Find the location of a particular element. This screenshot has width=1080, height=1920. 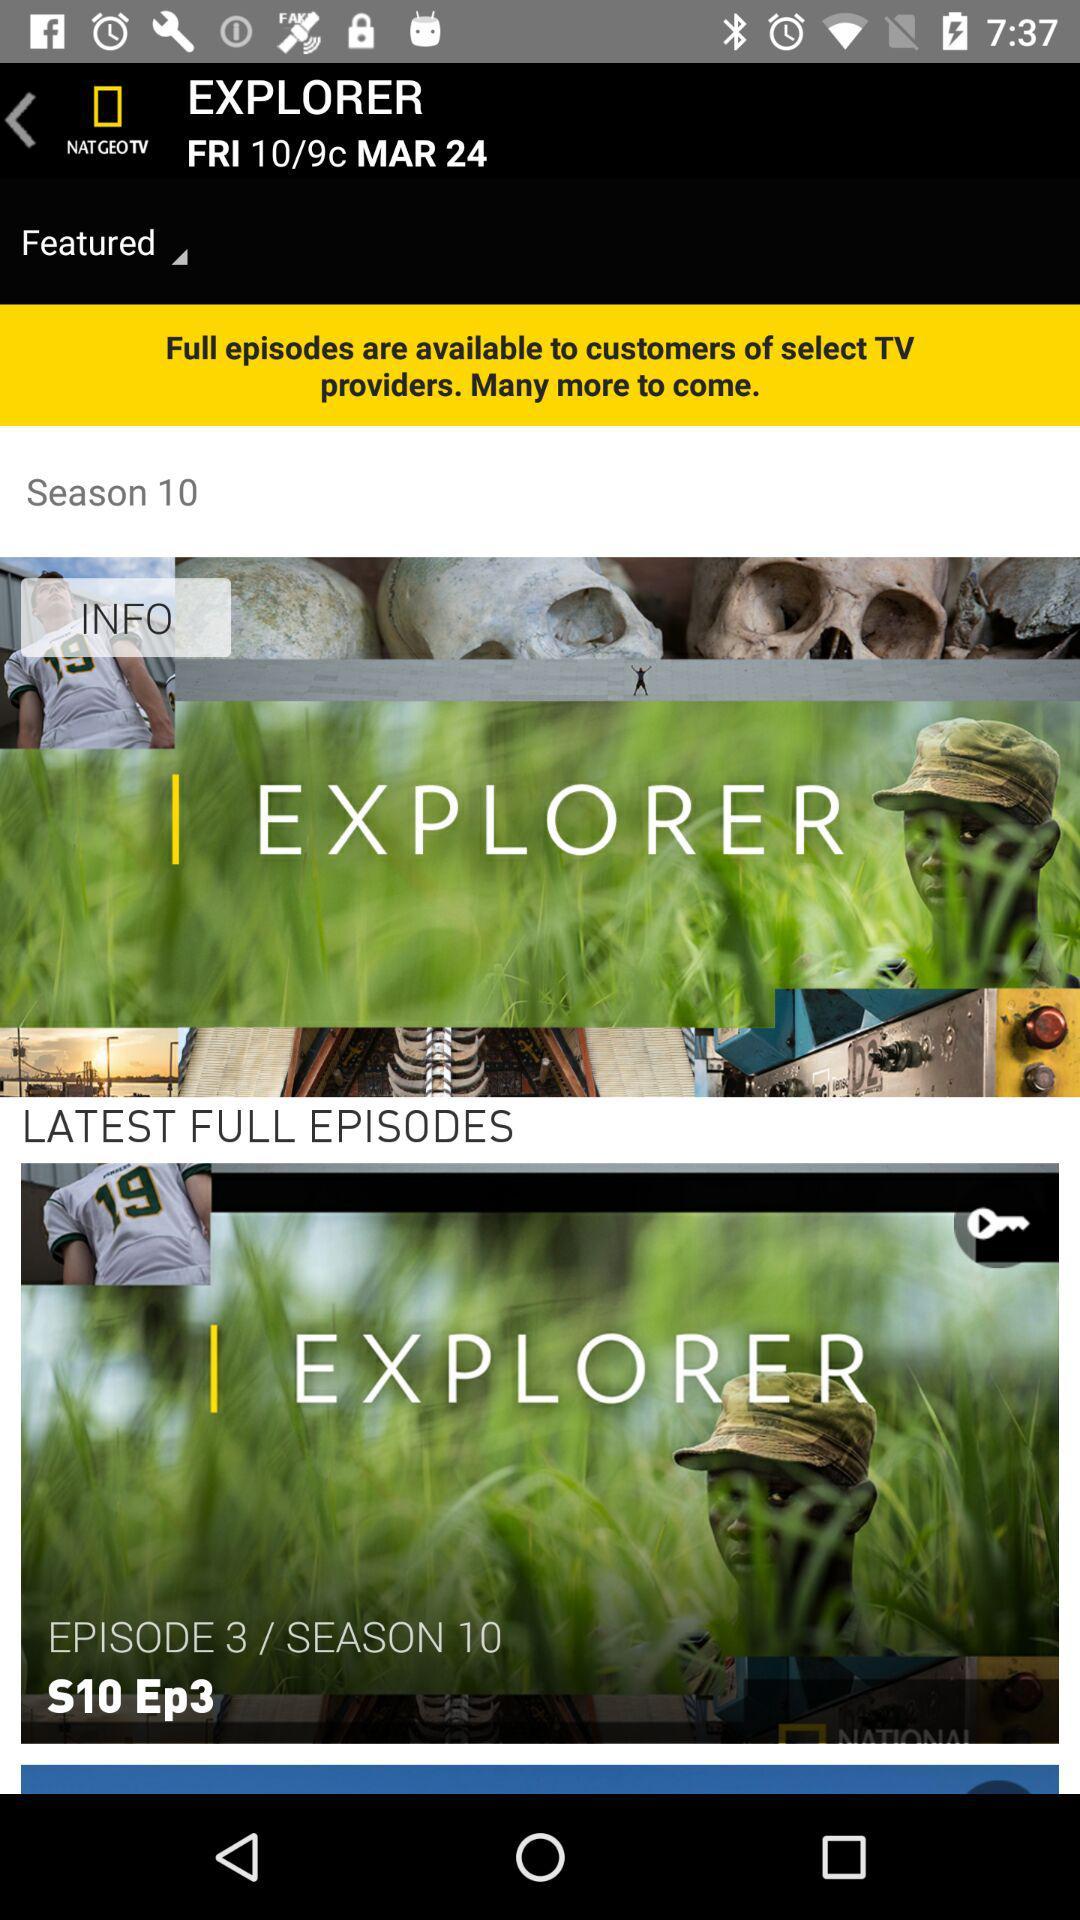

the item below the latest full episodes is located at coordinates (274, 1636).